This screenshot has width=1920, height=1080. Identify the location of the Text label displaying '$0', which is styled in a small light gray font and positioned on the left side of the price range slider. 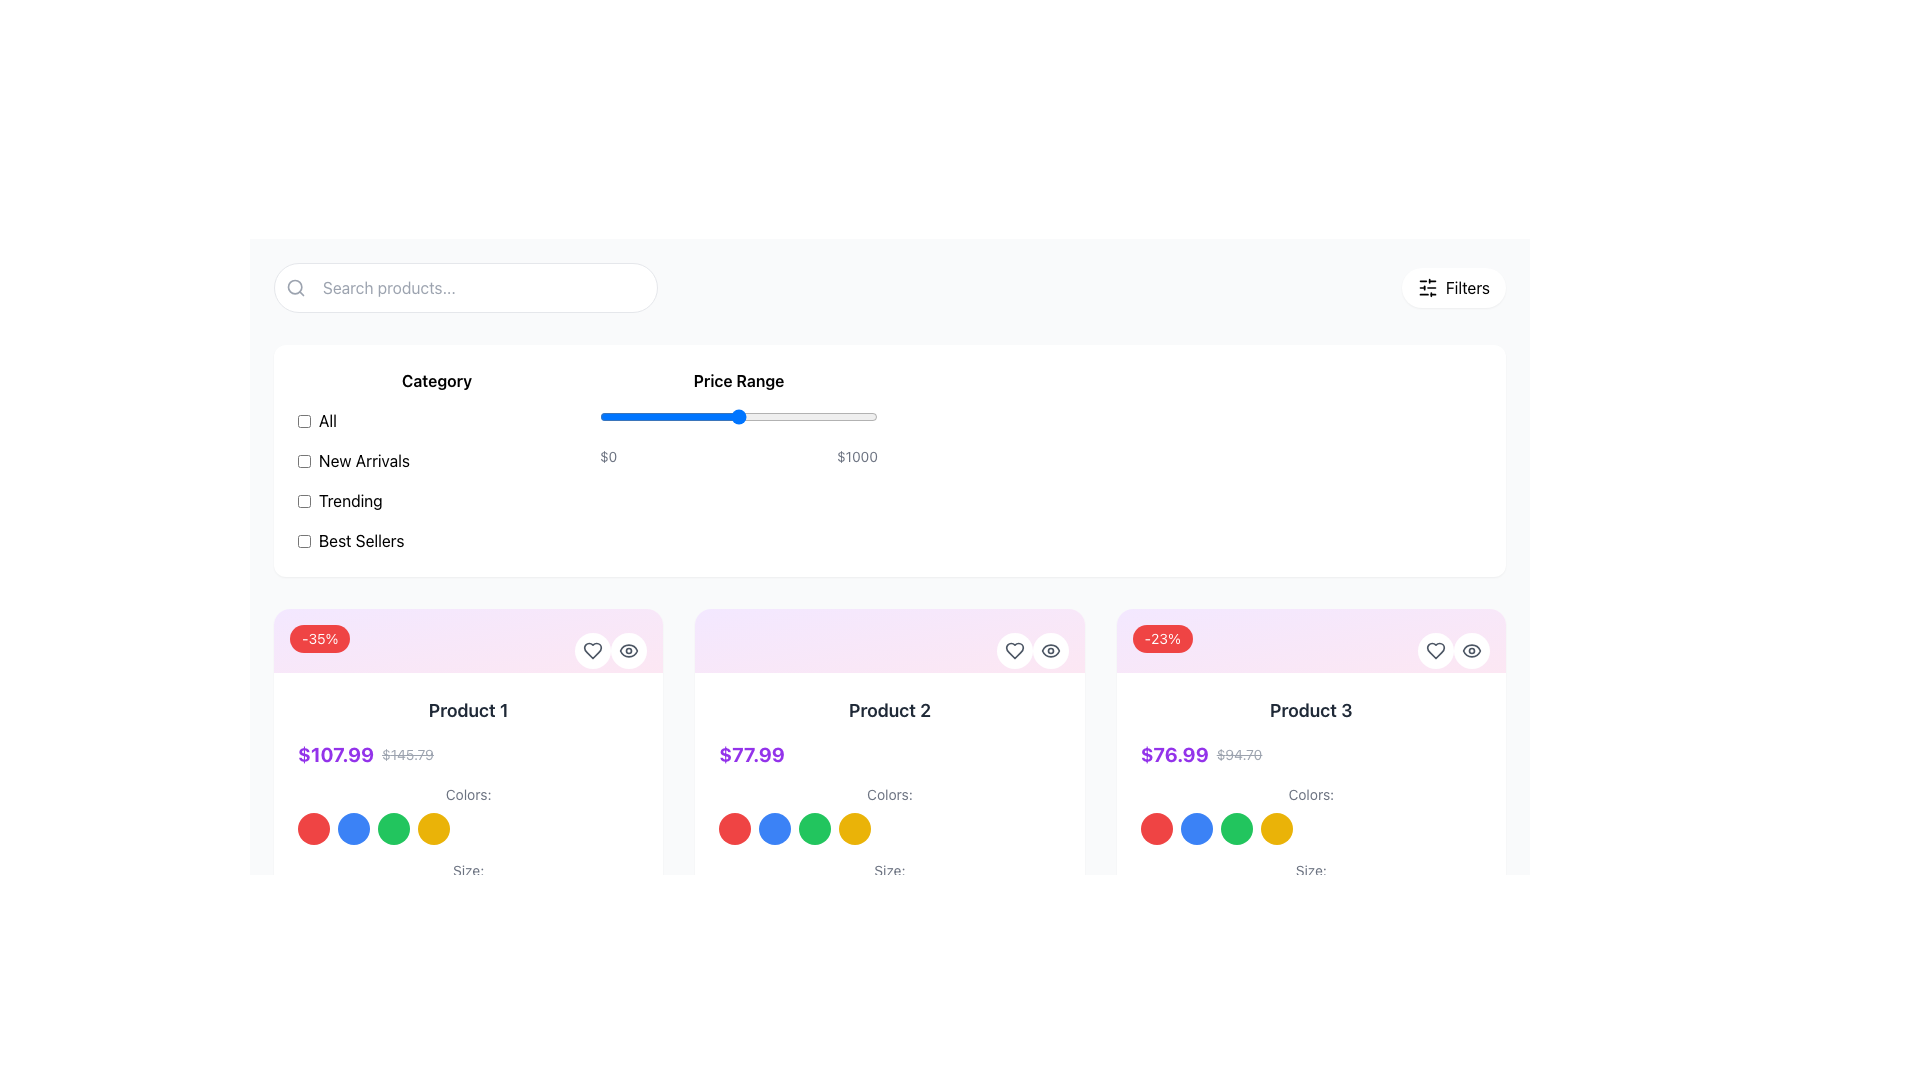
(607, 456).